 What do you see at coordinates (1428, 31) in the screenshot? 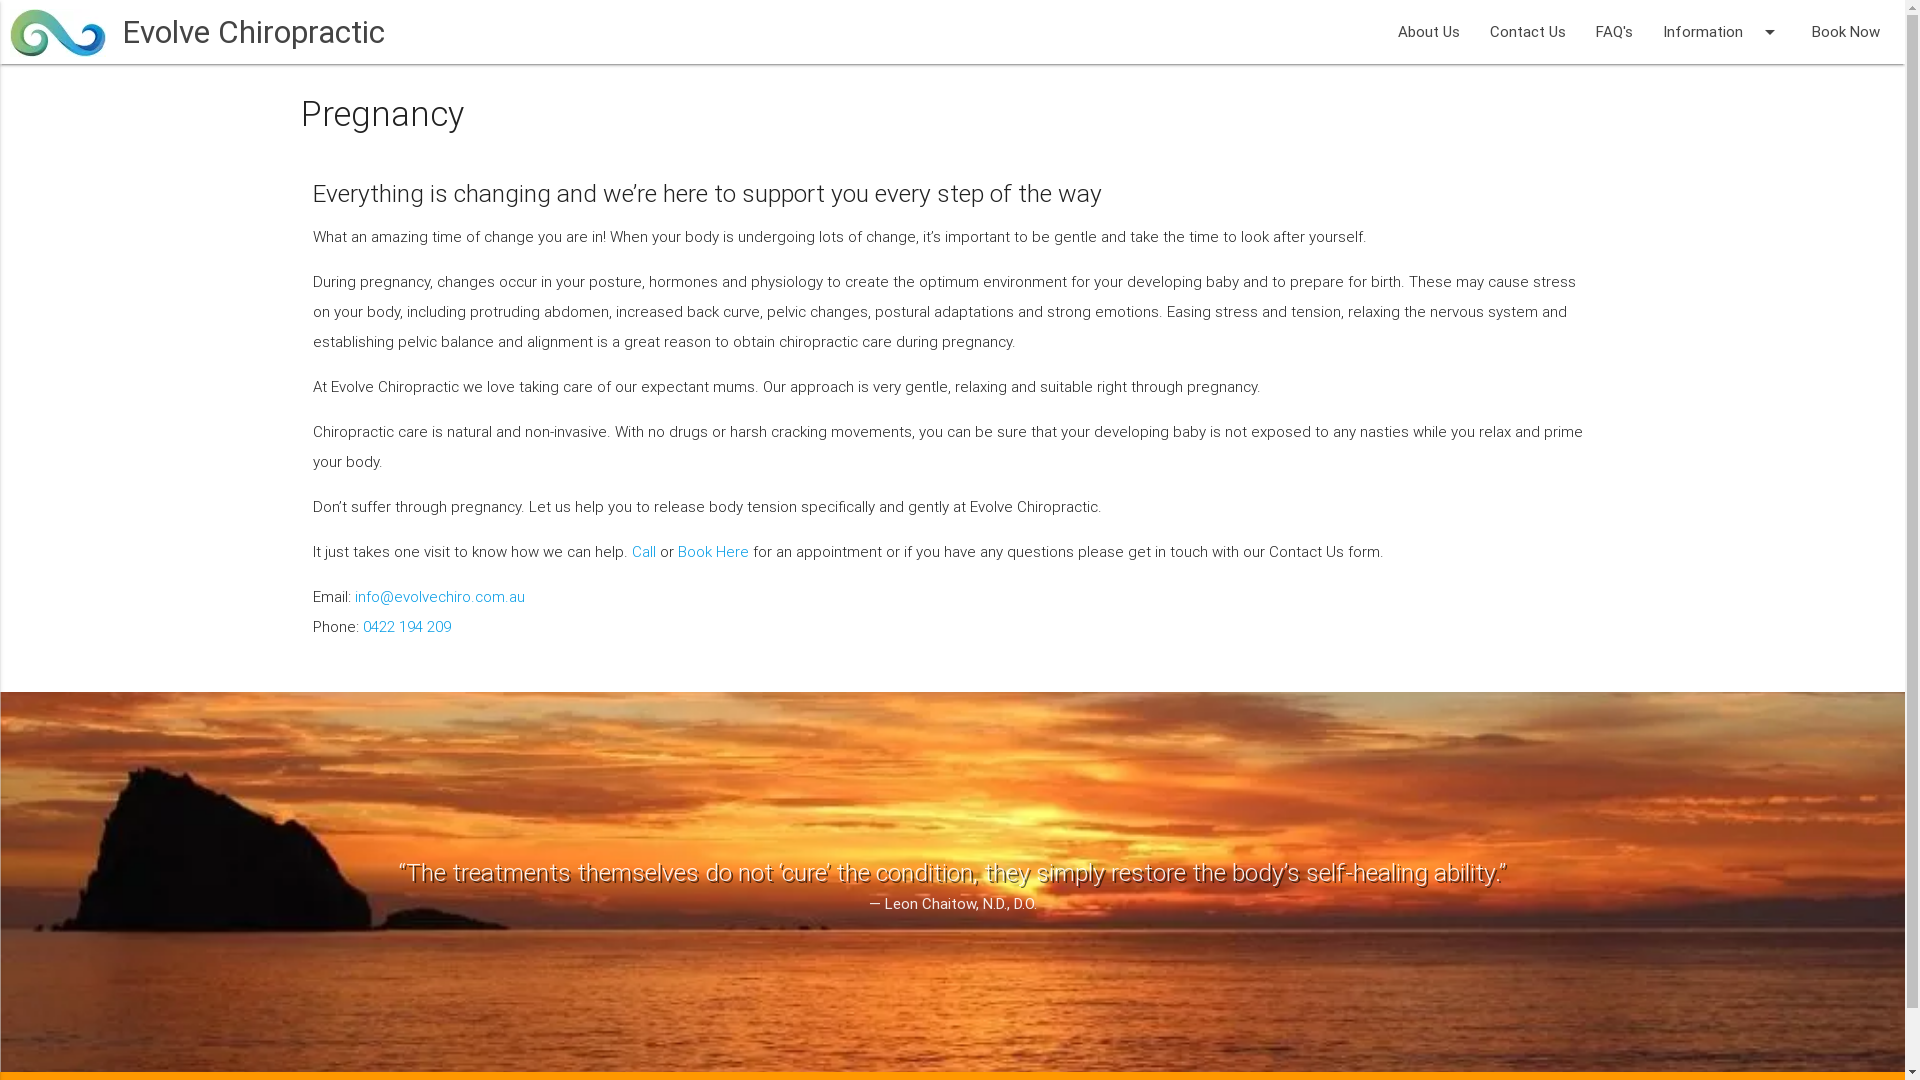
I see `'About Us'` at bounding box center [1428, 31].